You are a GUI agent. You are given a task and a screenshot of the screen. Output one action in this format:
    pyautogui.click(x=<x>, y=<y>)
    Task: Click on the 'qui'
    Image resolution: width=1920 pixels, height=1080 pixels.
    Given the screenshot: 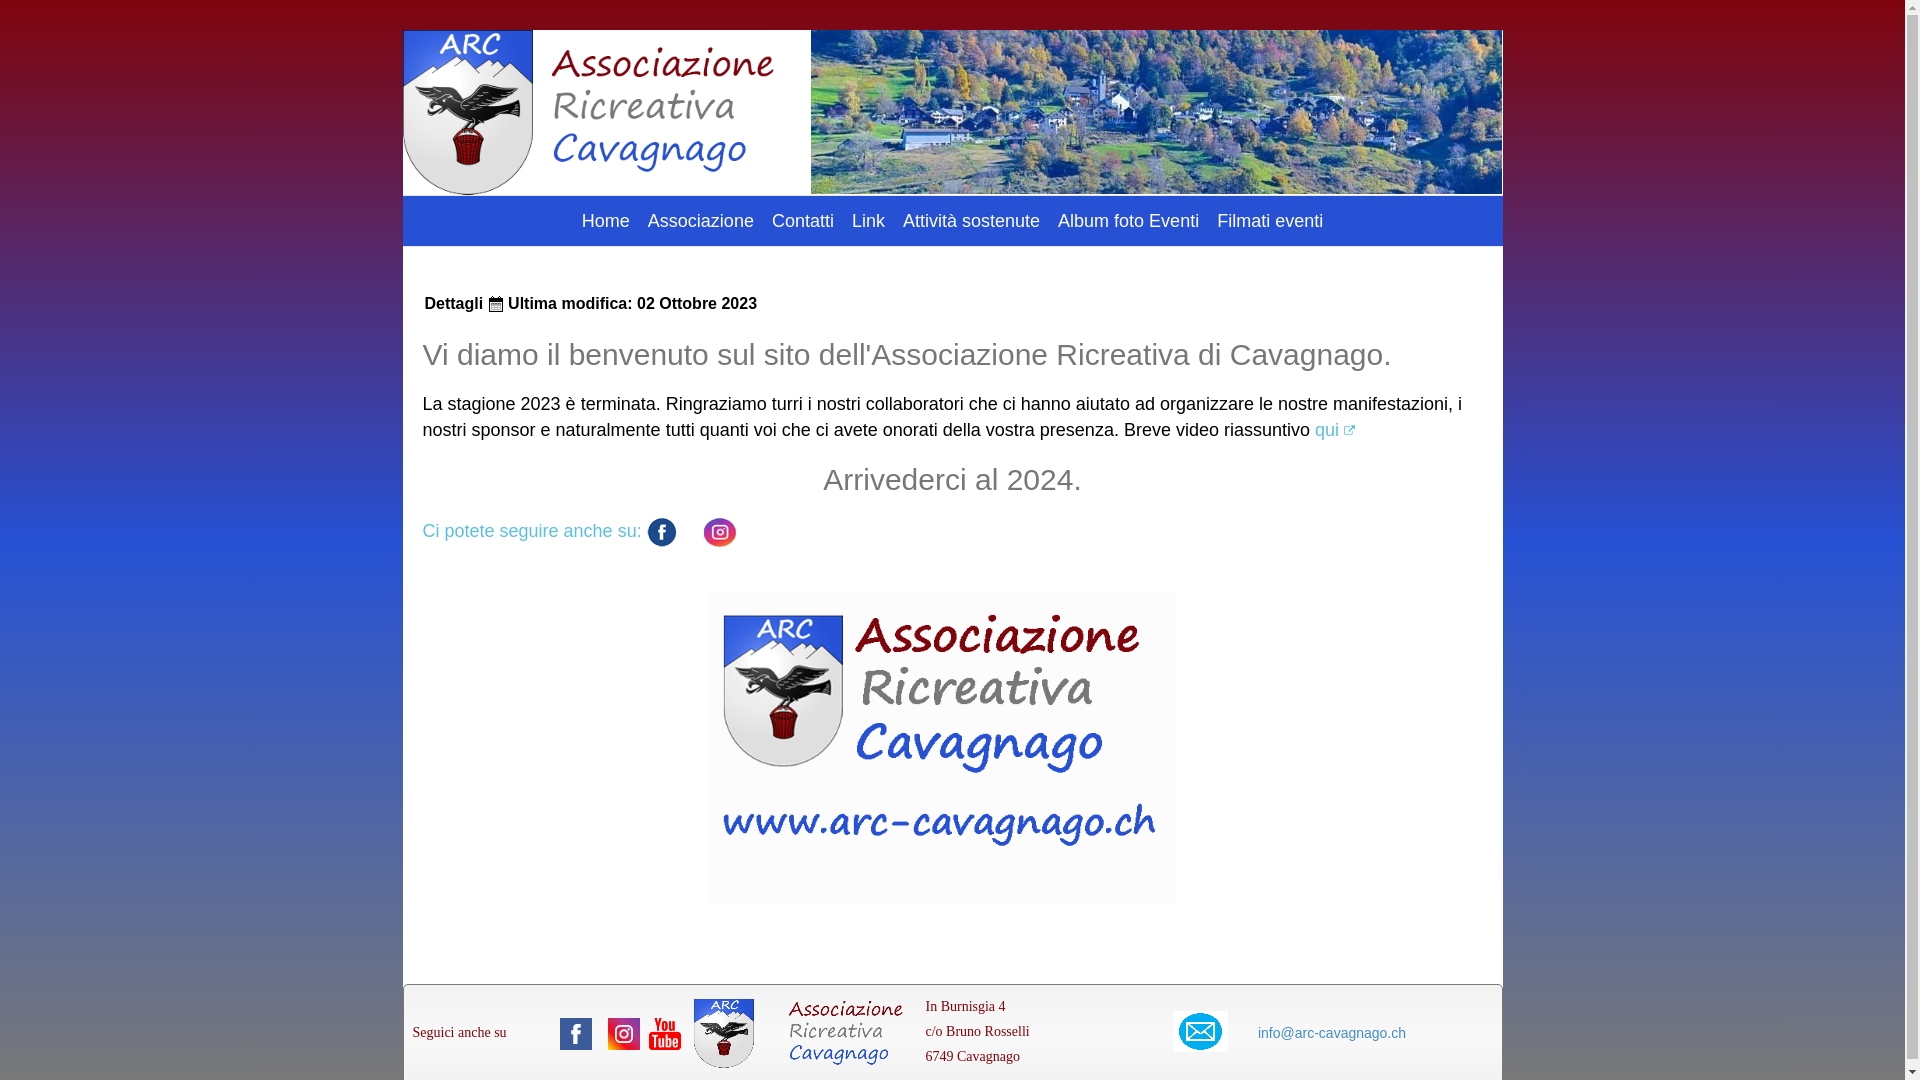 What is the action you would take?
    pyautogui.click(x=1334, y=428)
    